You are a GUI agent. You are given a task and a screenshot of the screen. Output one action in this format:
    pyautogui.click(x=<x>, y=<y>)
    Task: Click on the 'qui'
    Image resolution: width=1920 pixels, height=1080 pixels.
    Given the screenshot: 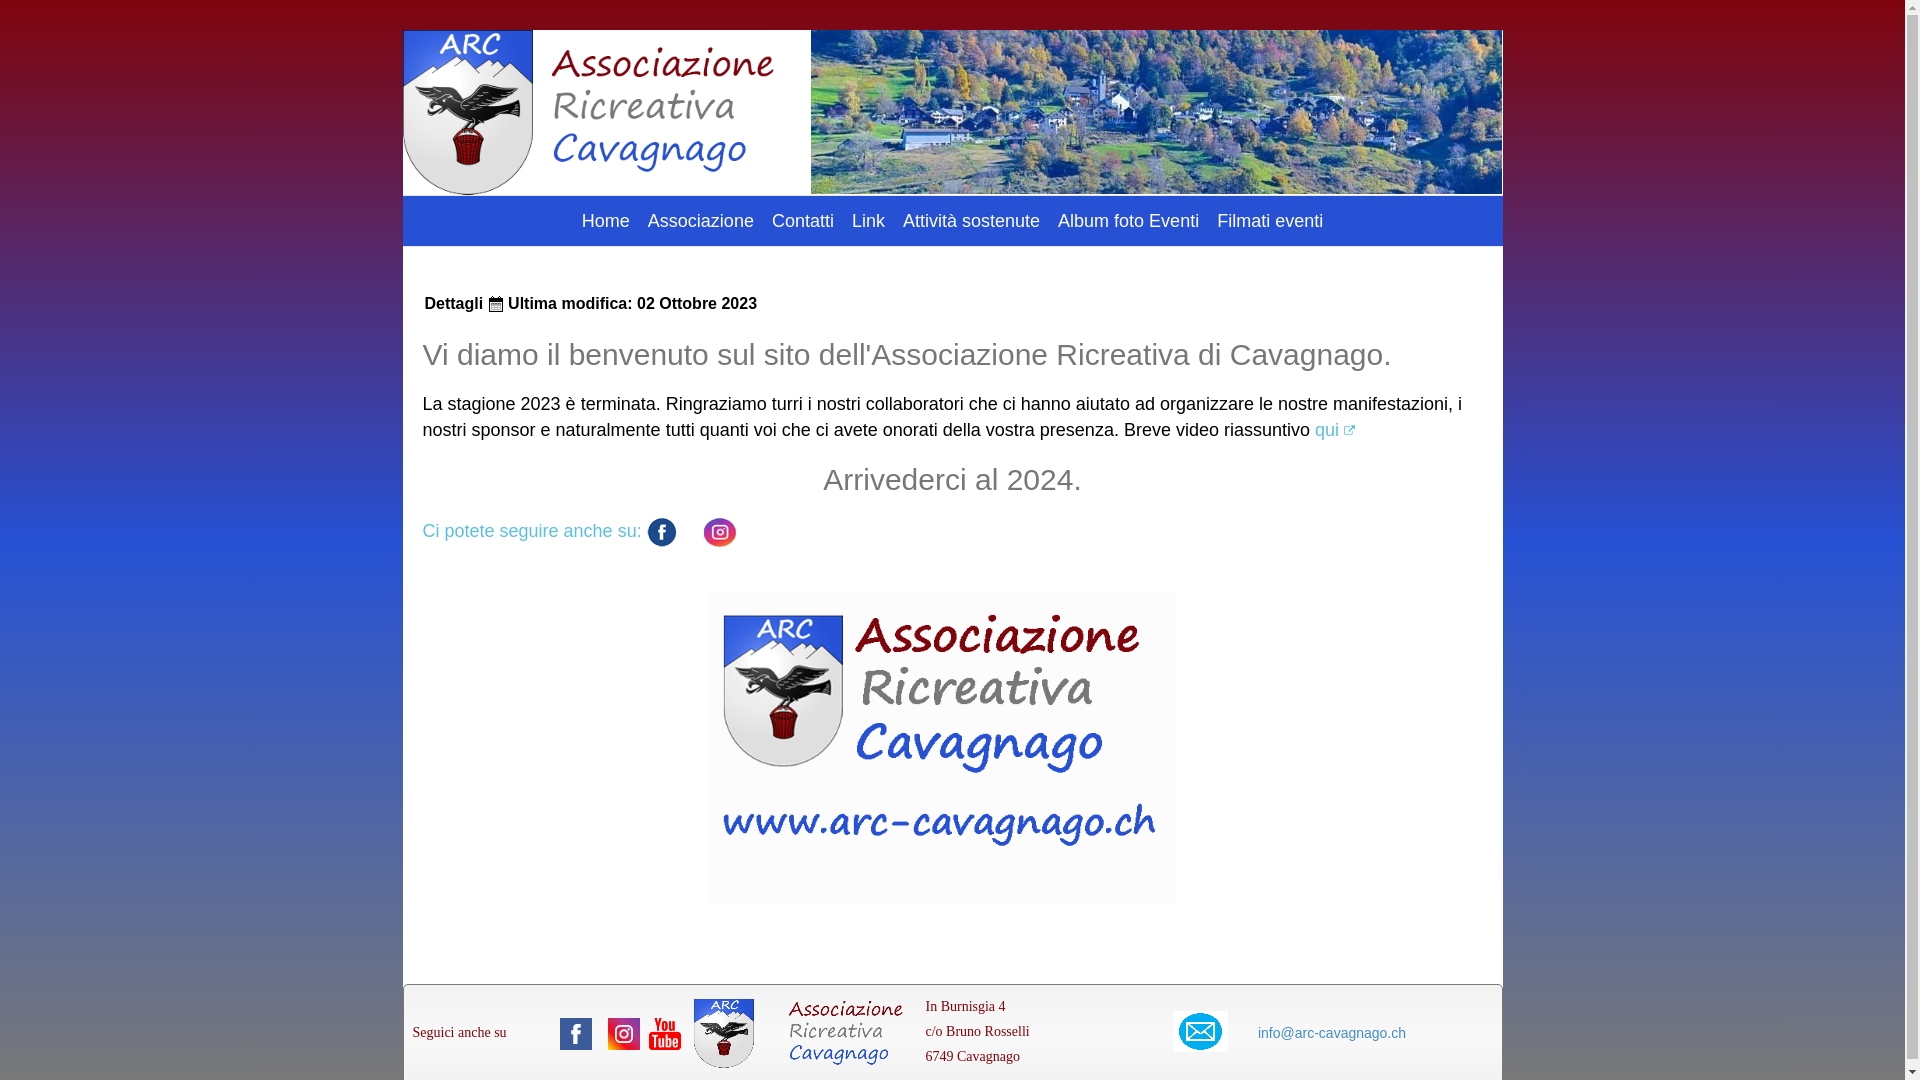 What is the action you would take?
    pyautogui.click(x=1334, y=428)
    